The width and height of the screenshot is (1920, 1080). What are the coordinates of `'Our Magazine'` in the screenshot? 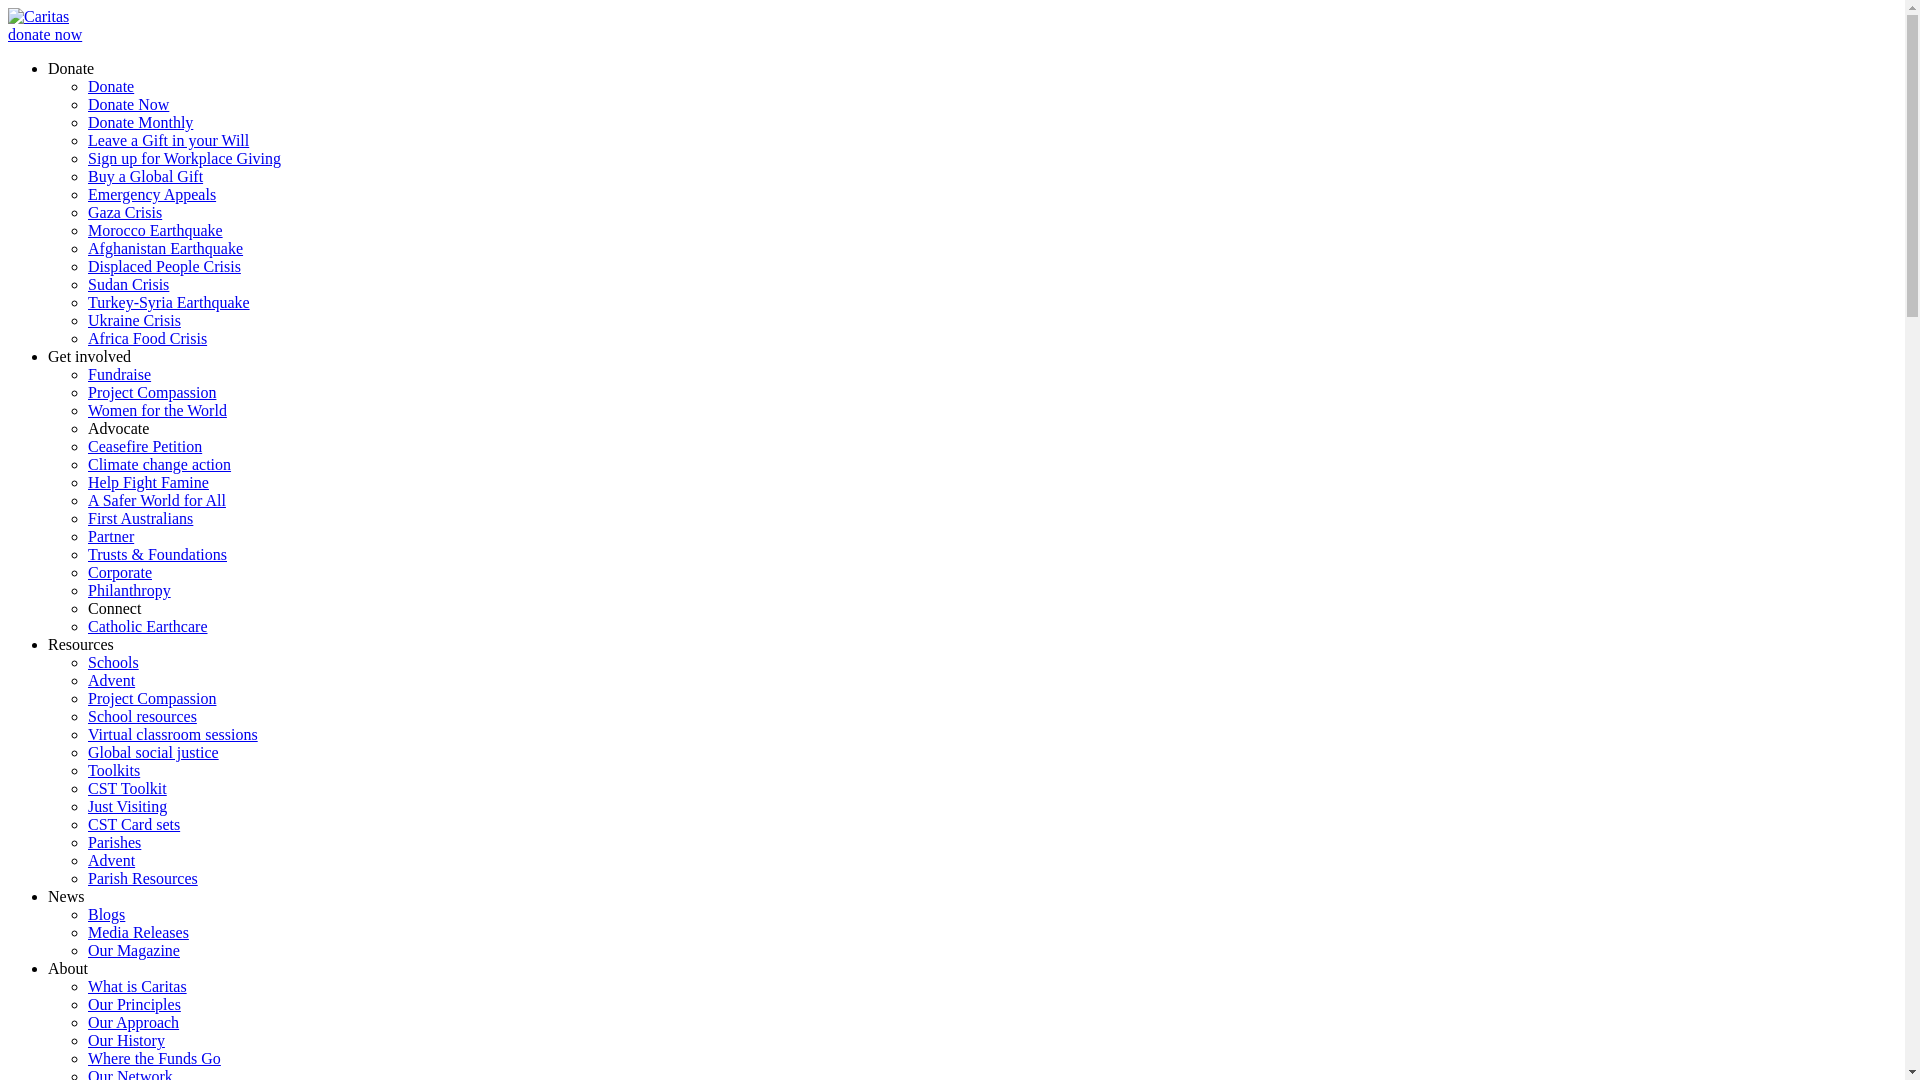 It's located at (133, 949).